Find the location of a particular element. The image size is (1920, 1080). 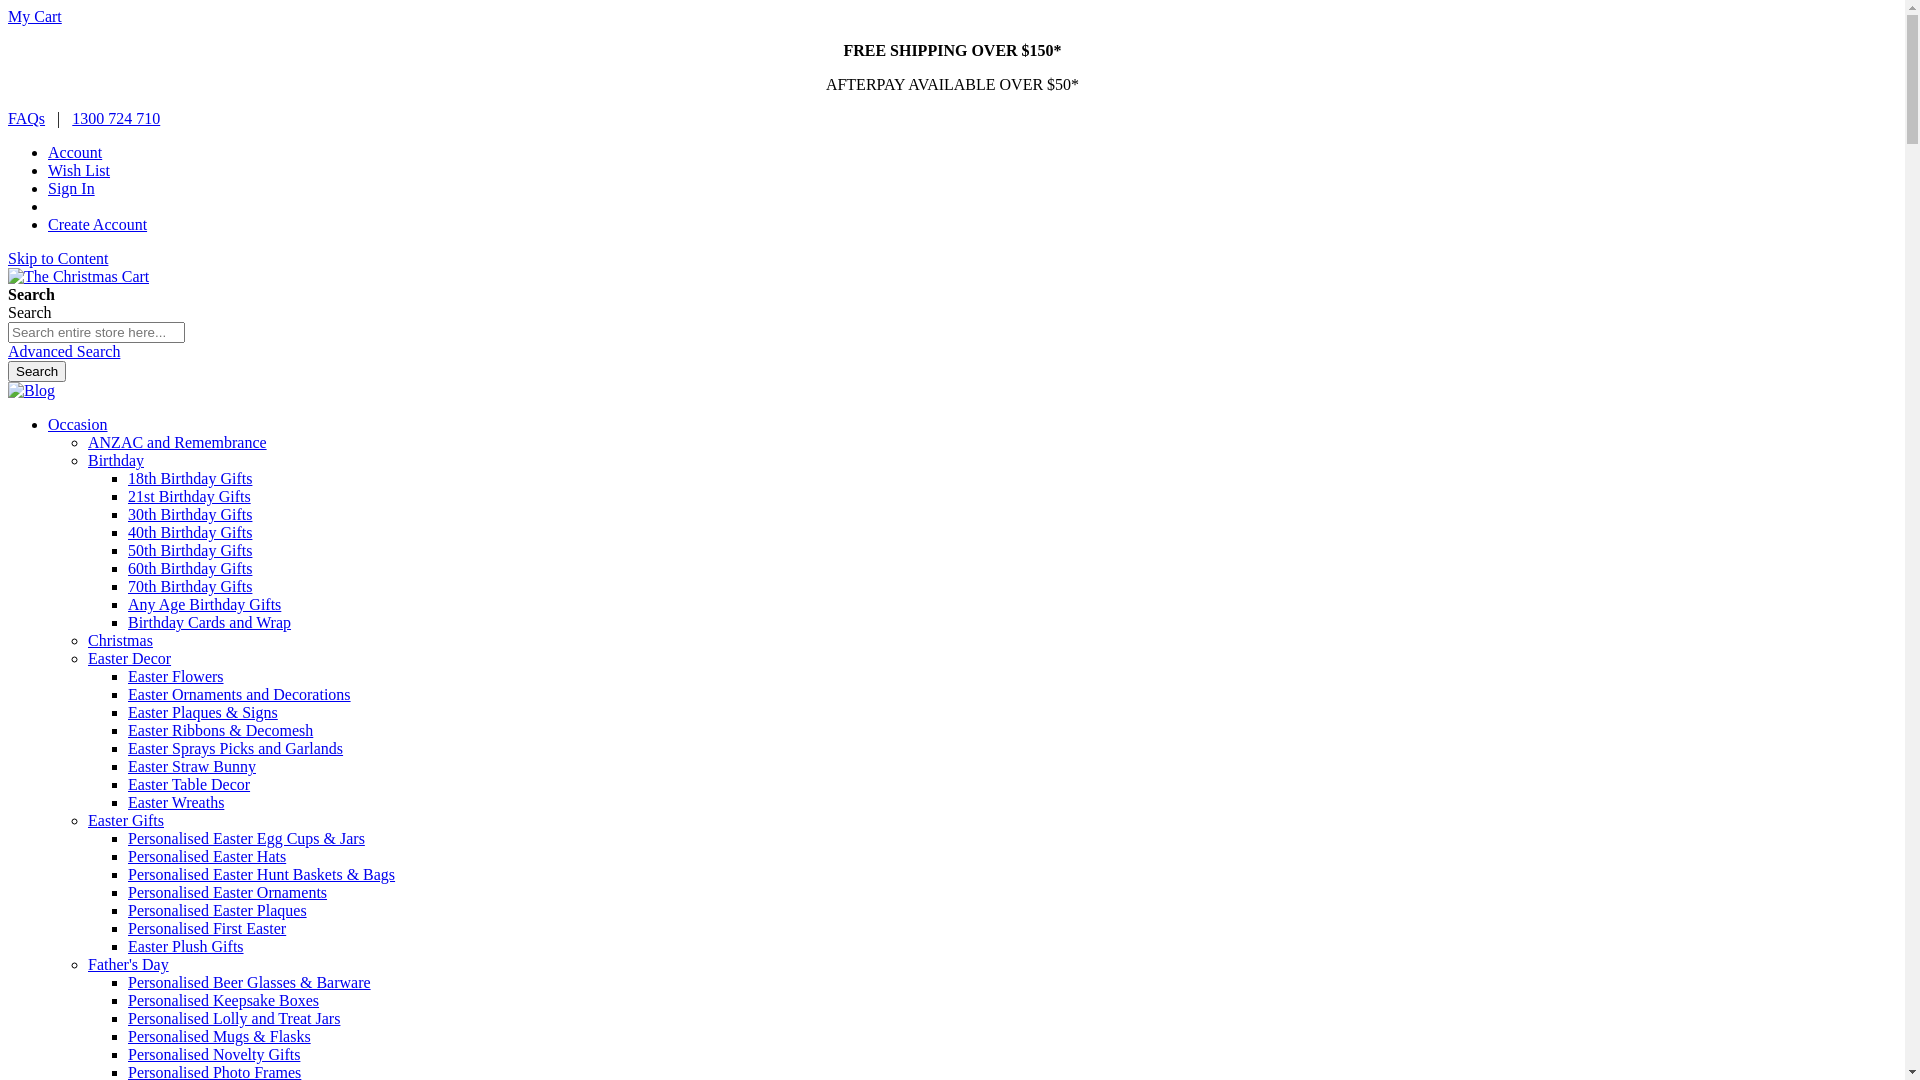

'Account' is located at coordinates (48, 151).